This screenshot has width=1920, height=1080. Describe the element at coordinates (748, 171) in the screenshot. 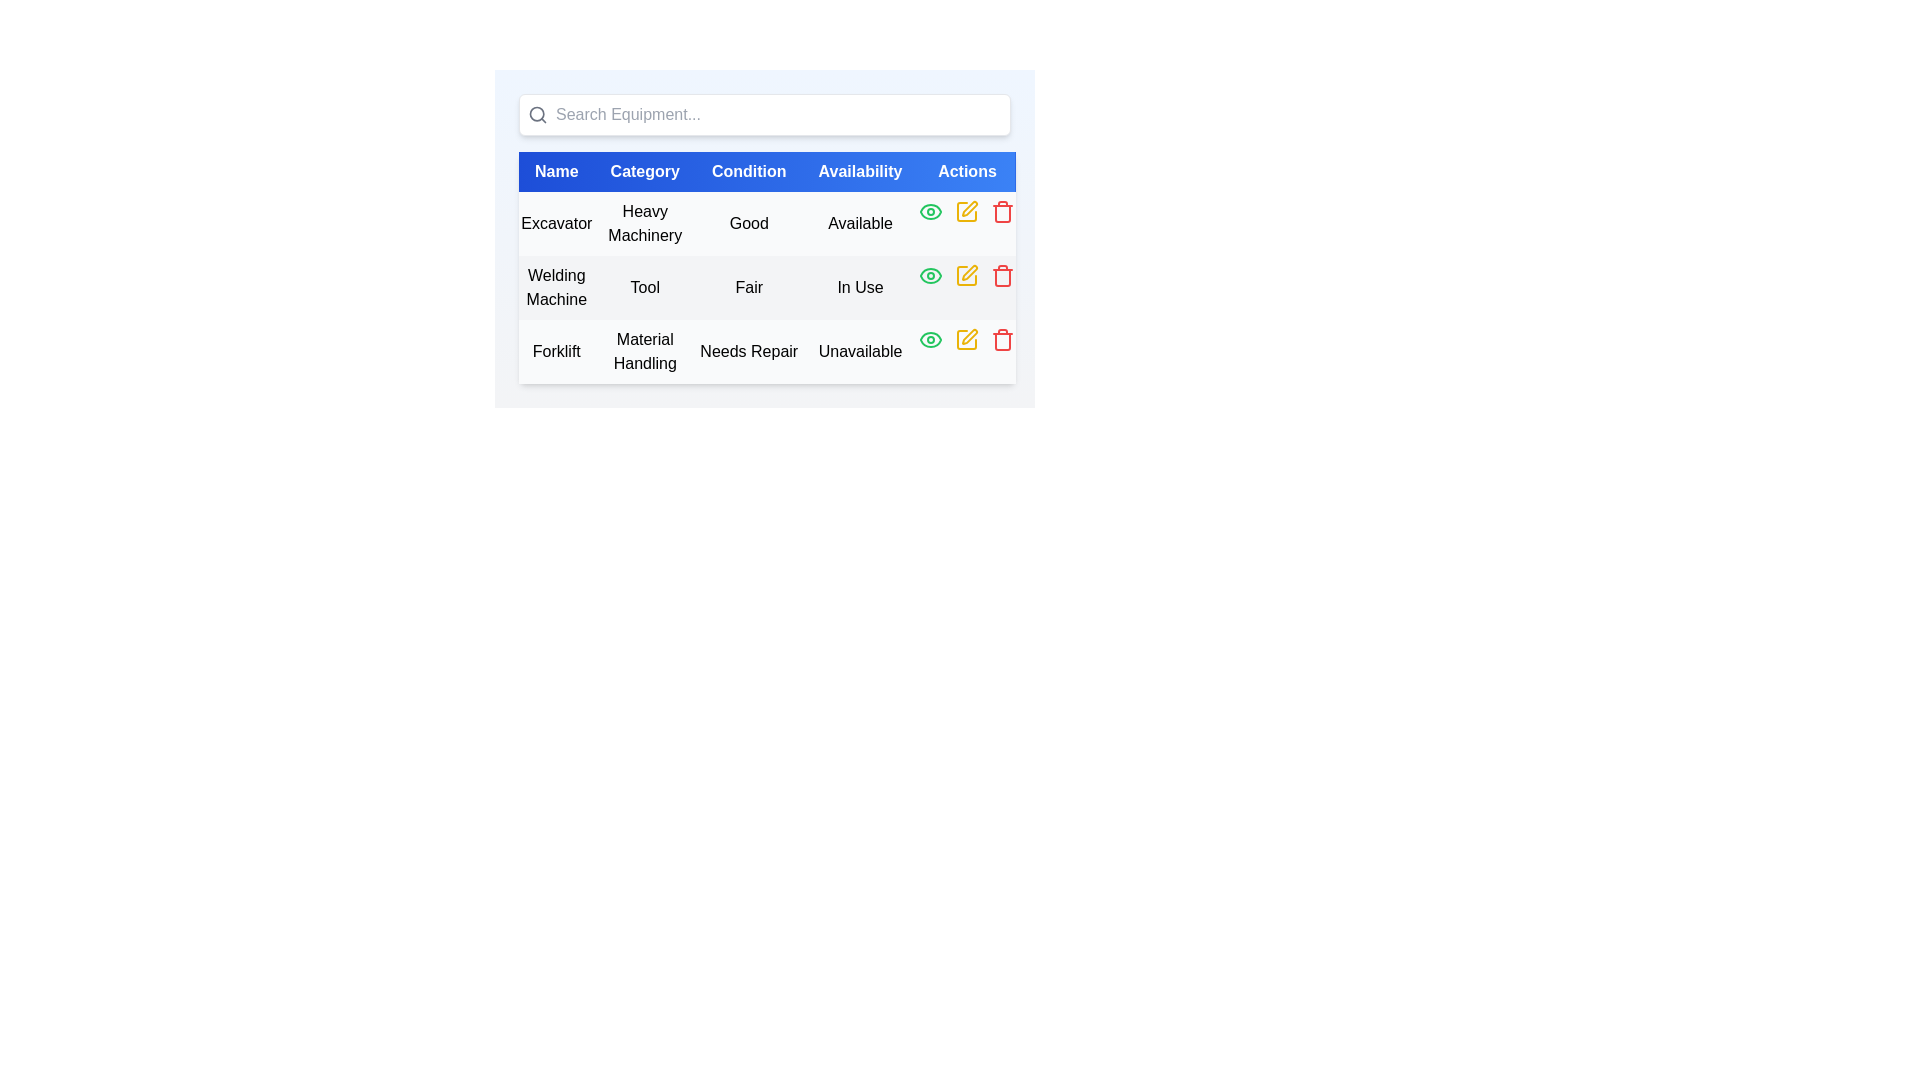

I see `the Static text header element labeled 'Condition', which is a blue rectangular area with white text, located in the third column of the header row of a table, positioned between 'Category' and 'Availability'` at that location.